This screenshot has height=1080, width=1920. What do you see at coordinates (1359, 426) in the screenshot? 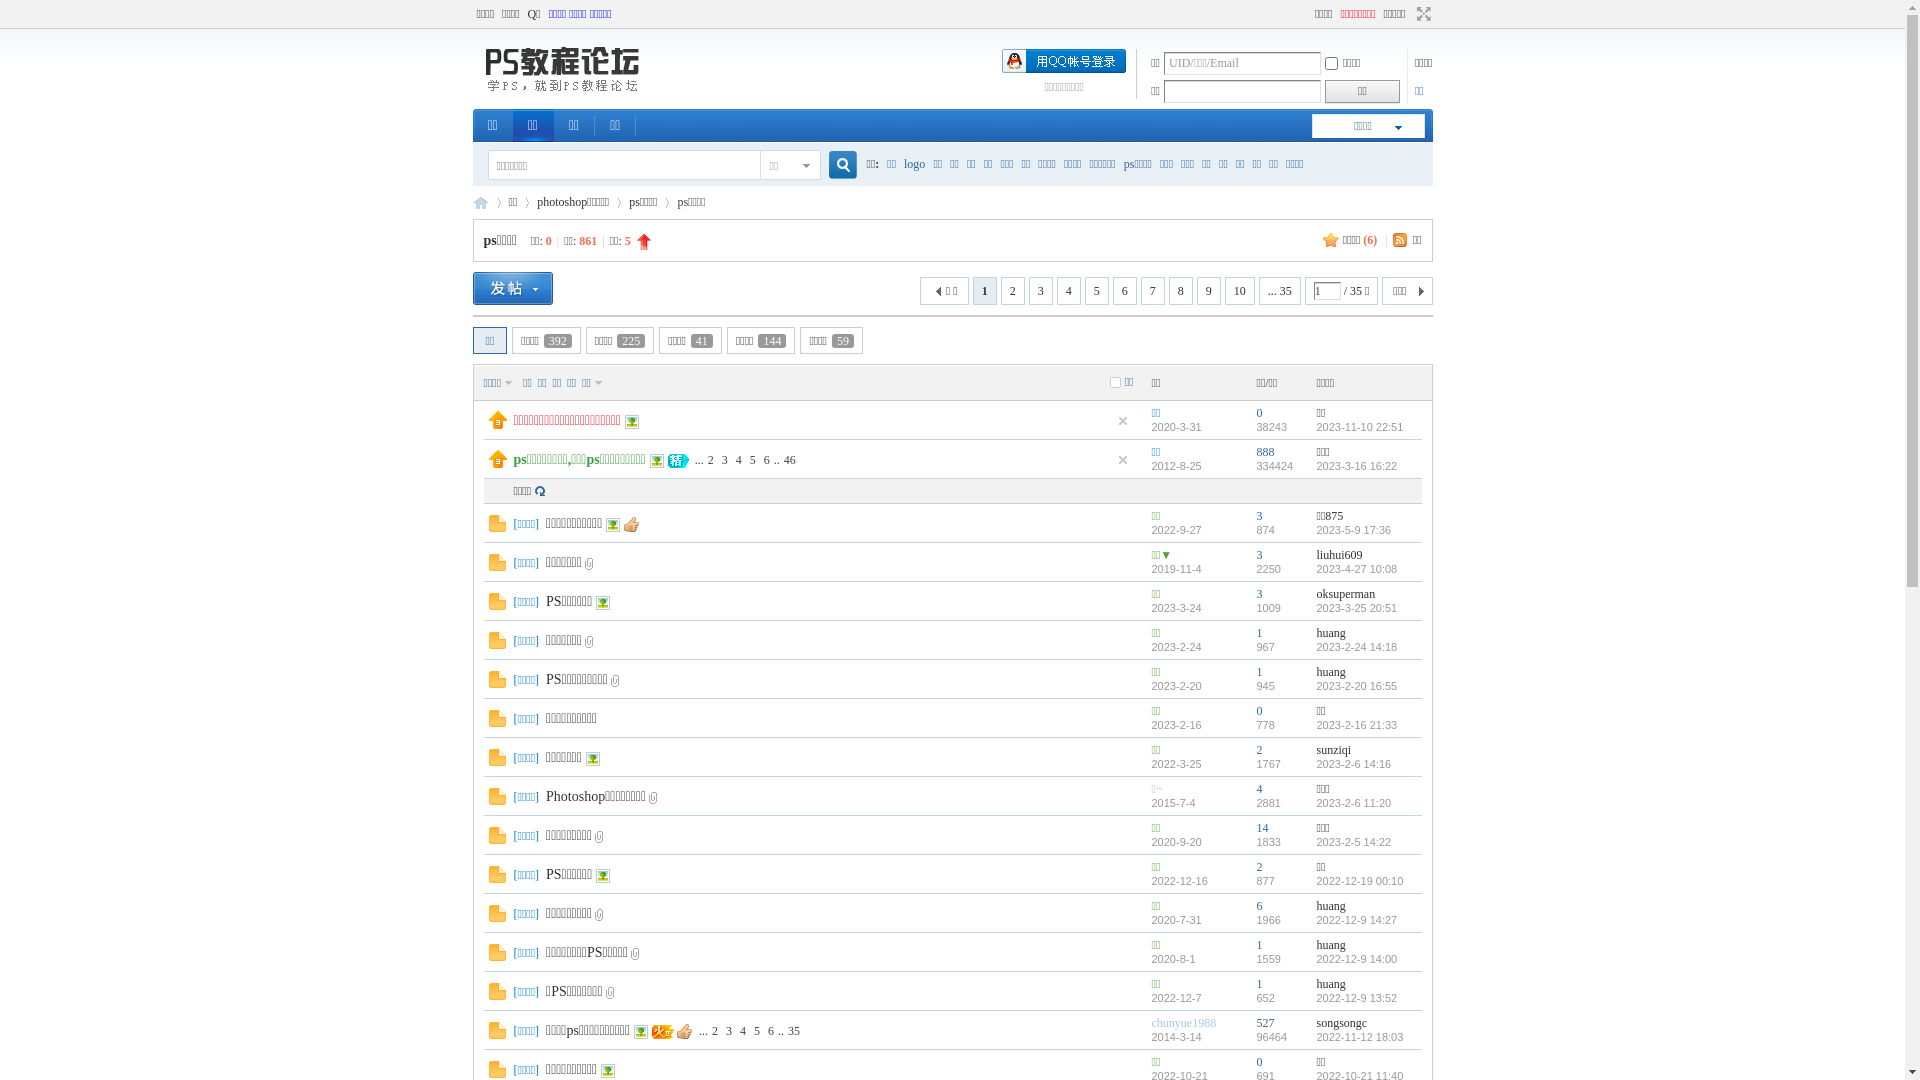
I see `'2023-11-10 22:51'` at bounding box center [1359, 426].